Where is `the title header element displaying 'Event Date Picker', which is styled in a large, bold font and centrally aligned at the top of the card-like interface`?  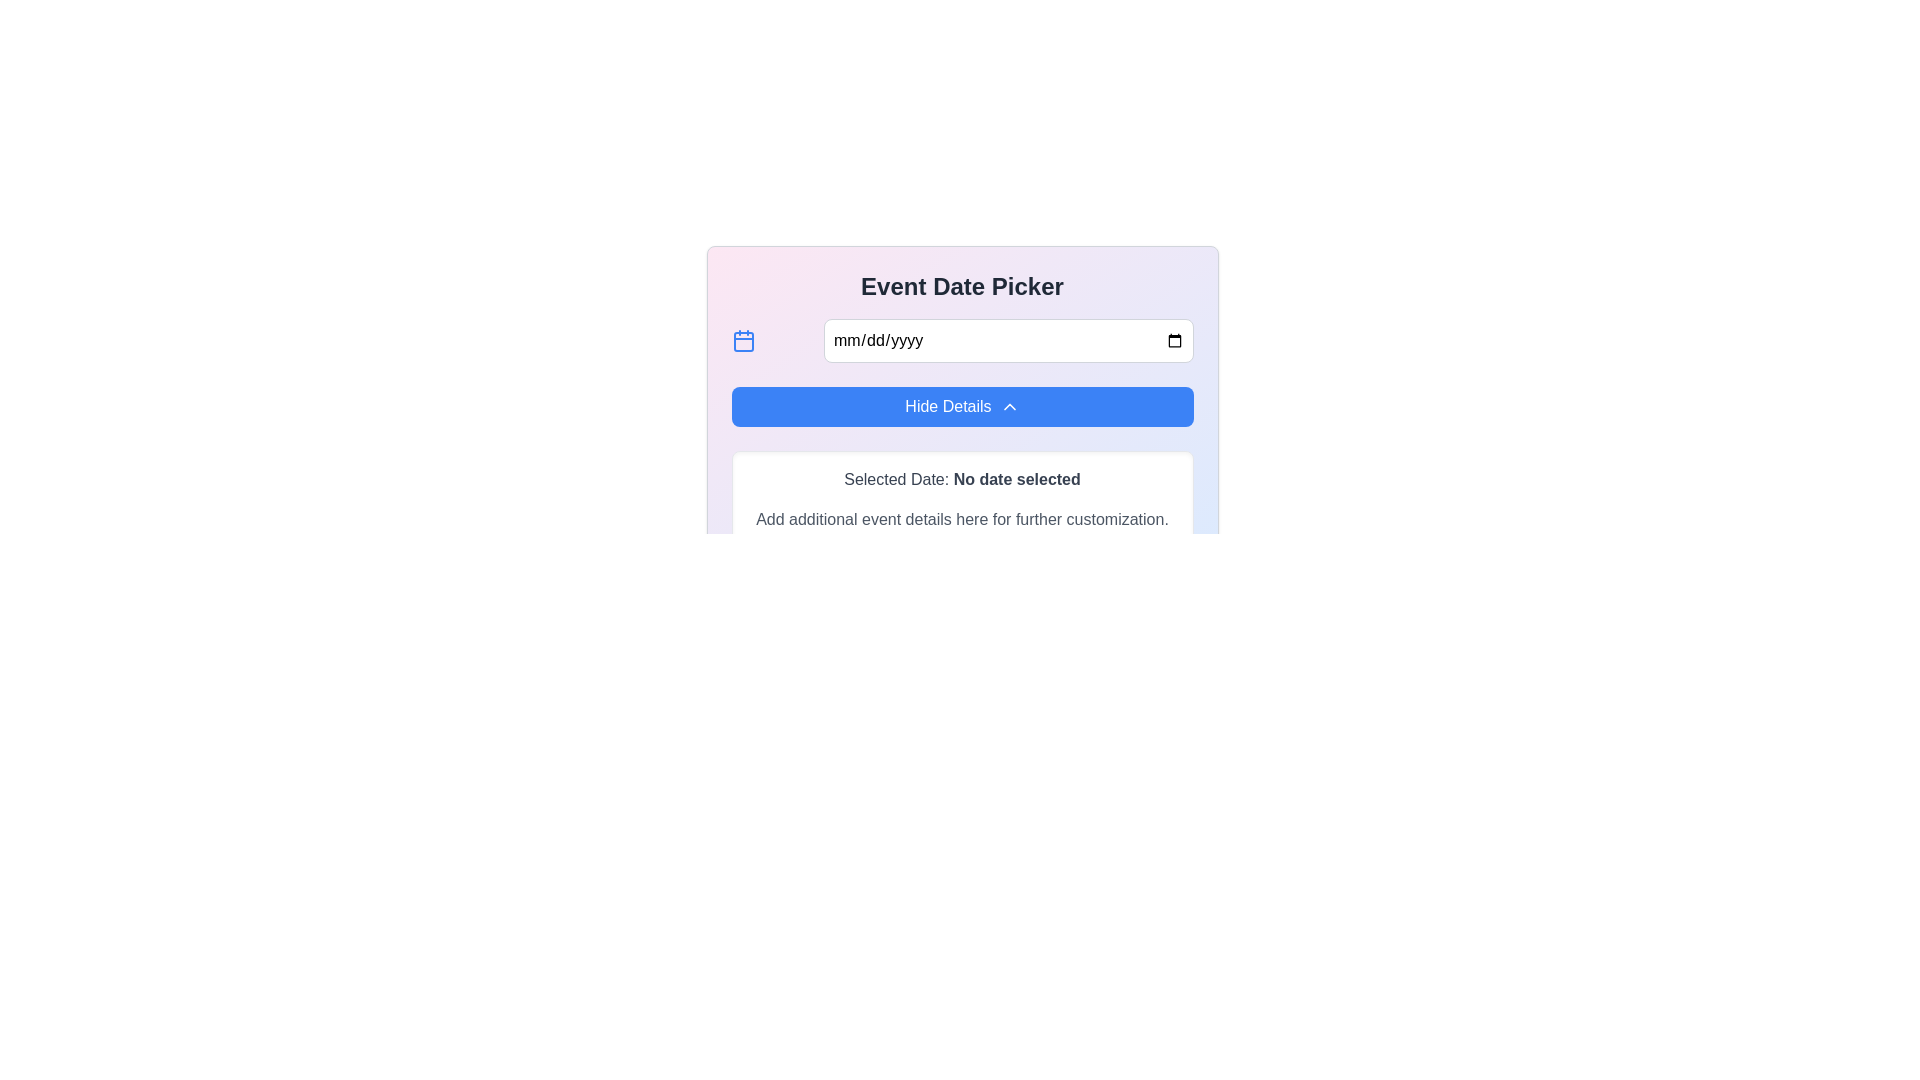 the title header element displaying 'Event Date Picker', which is styled in a large, bold font and centrally aligned at the top of the card-like interface is located at coordinates (962, 286).